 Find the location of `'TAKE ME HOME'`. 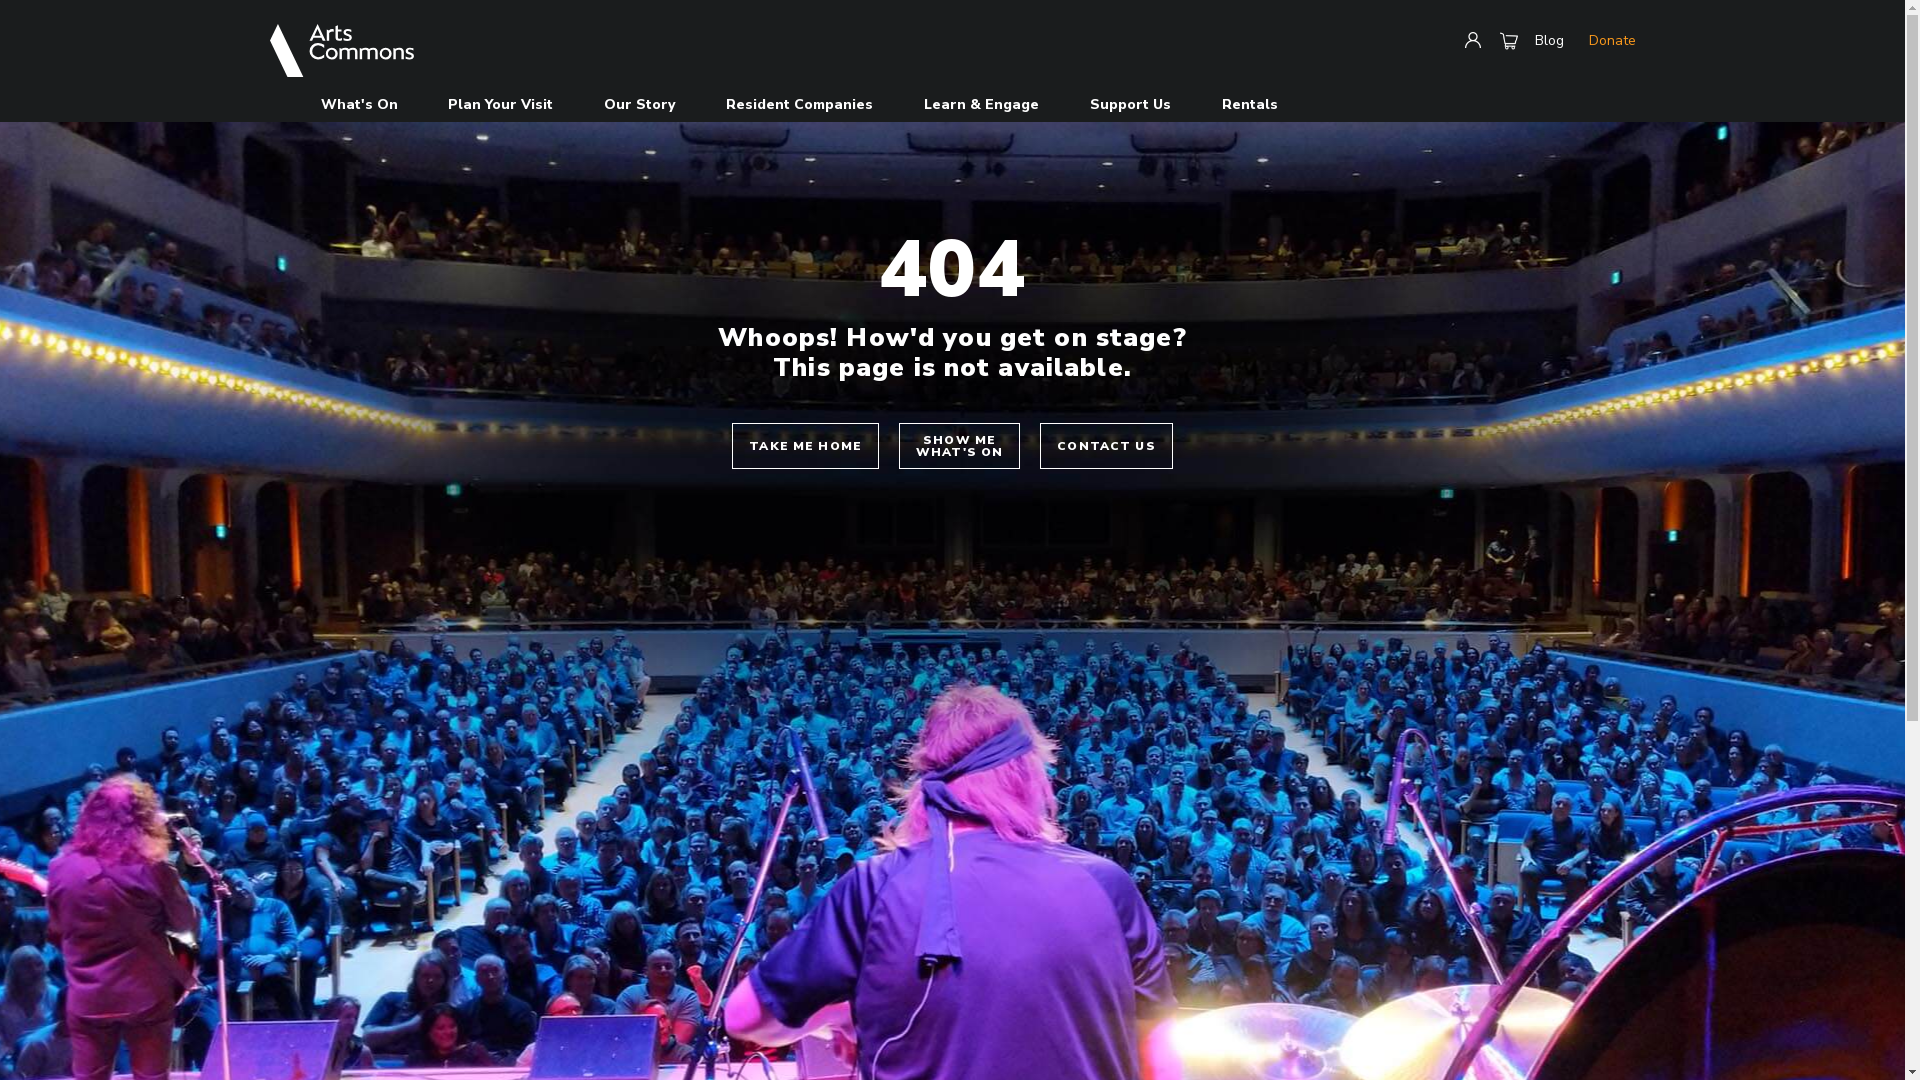

'TAKE ME HOME' is located at coordinates (805, 445).